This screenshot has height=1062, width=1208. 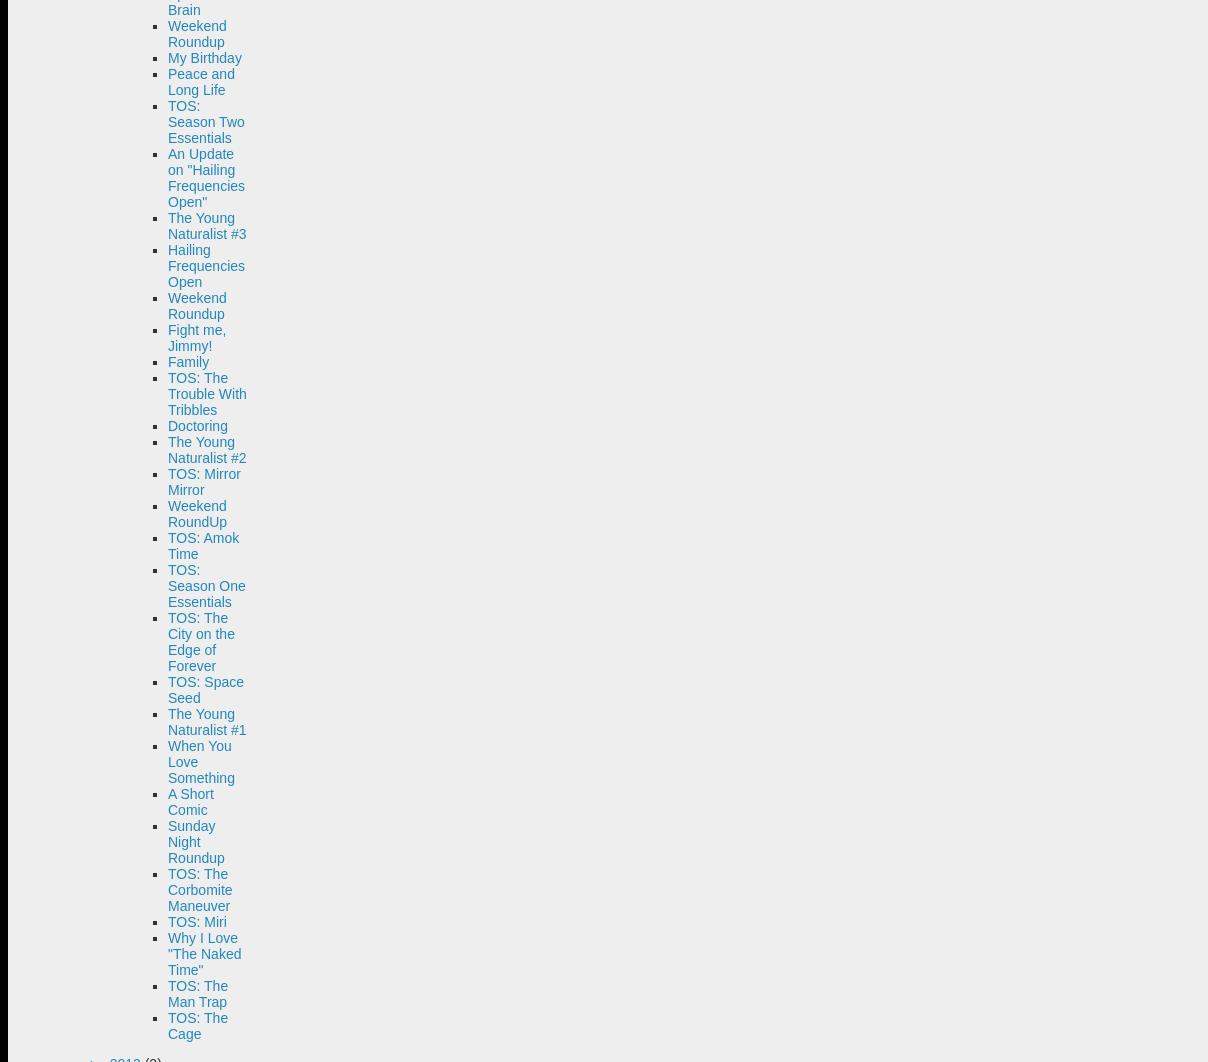 What do you see at coordinates (204, 57) in the screenshot?
I see `'My Birthday'` at bounding box center [204, 57].